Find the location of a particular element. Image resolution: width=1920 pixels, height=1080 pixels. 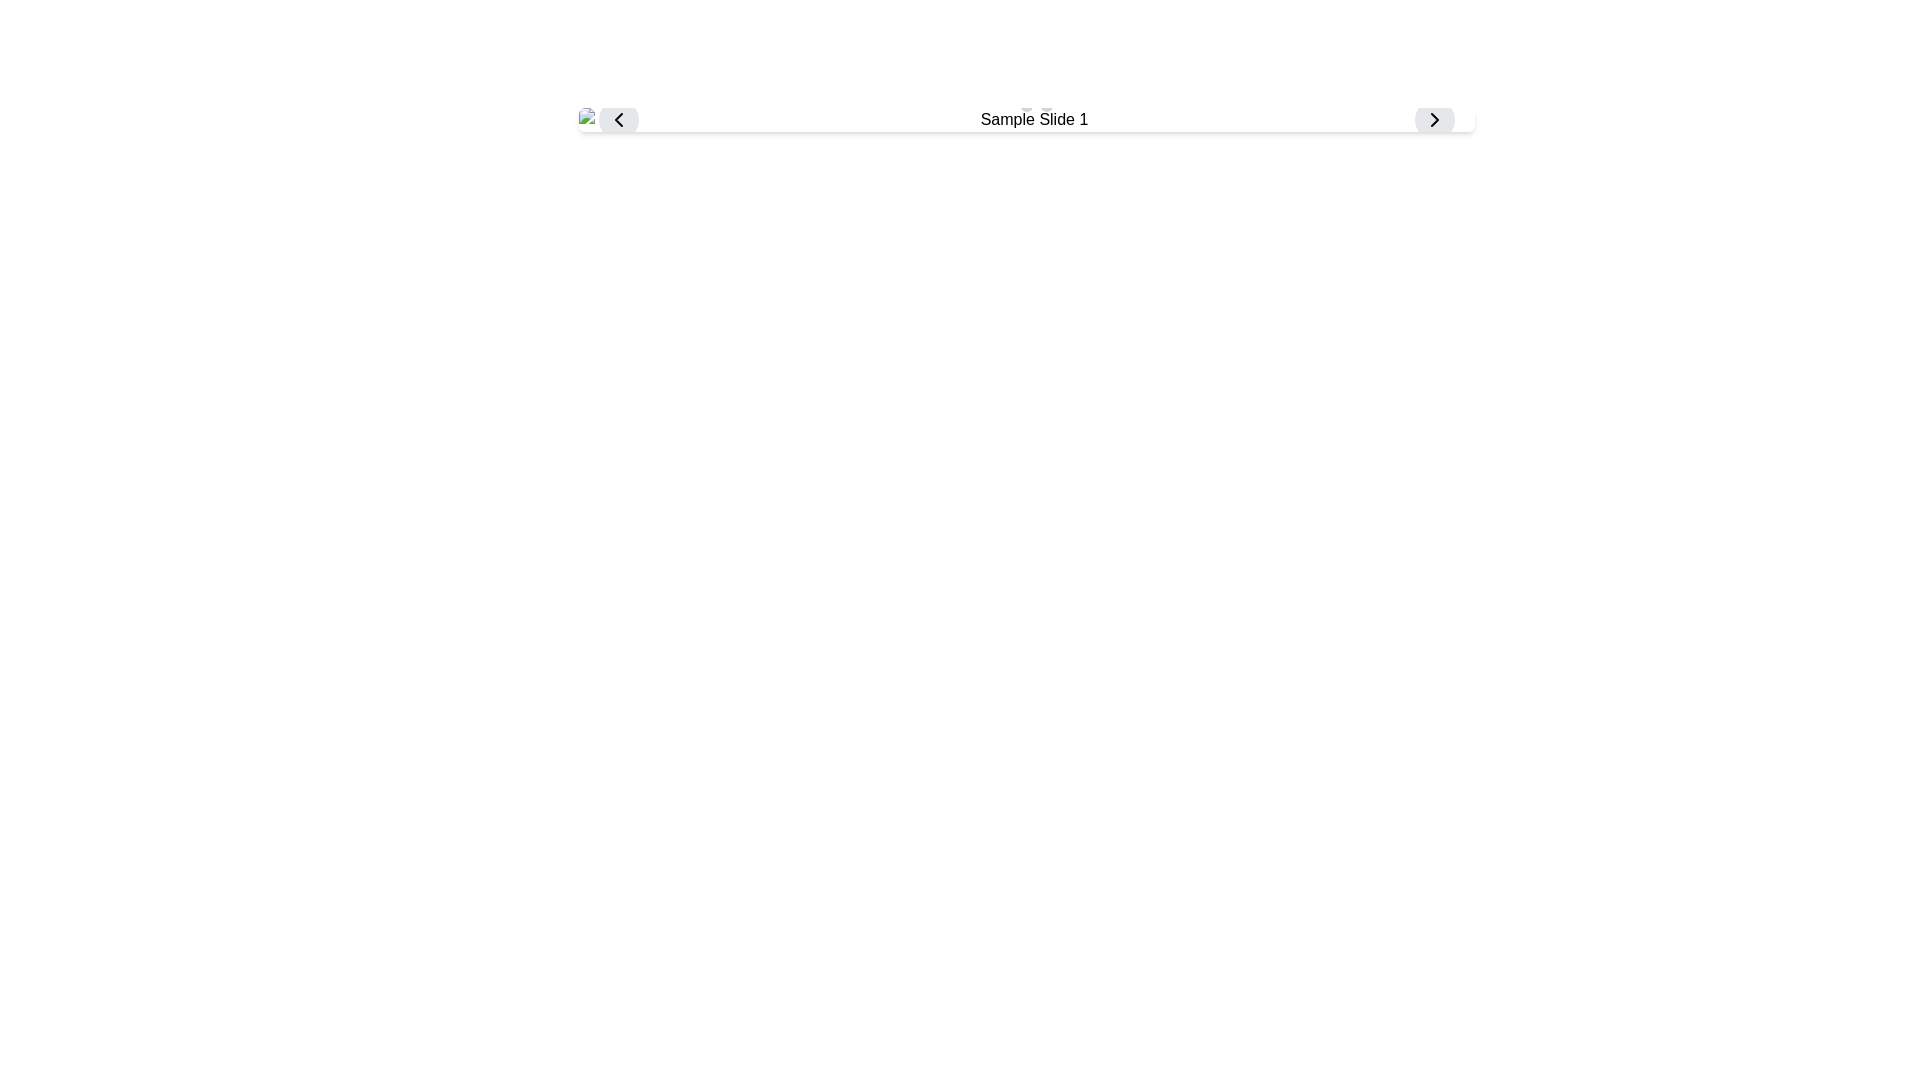

the navigation IconButton located at the center of a circular button near the top left section of the interface is located at coordinates (617, 119).